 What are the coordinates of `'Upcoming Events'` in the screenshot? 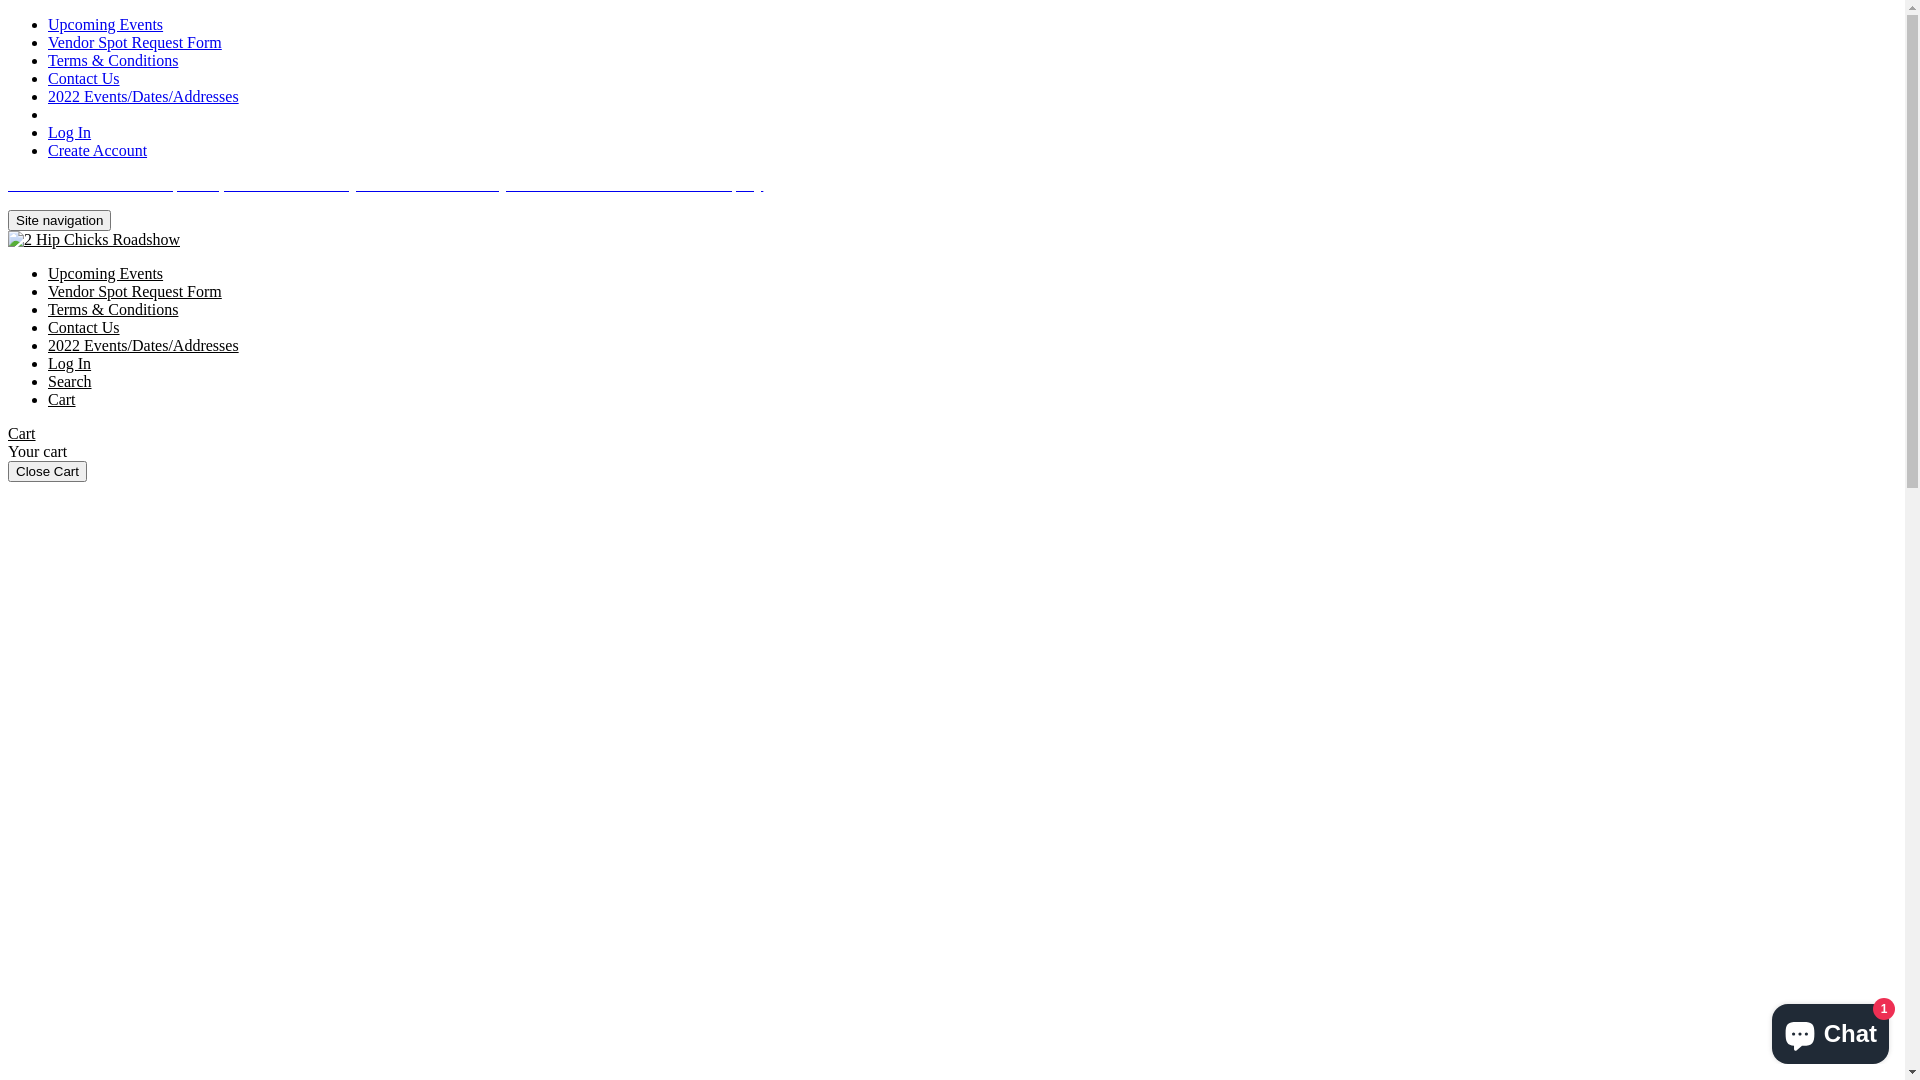 It's located at (104, 273).